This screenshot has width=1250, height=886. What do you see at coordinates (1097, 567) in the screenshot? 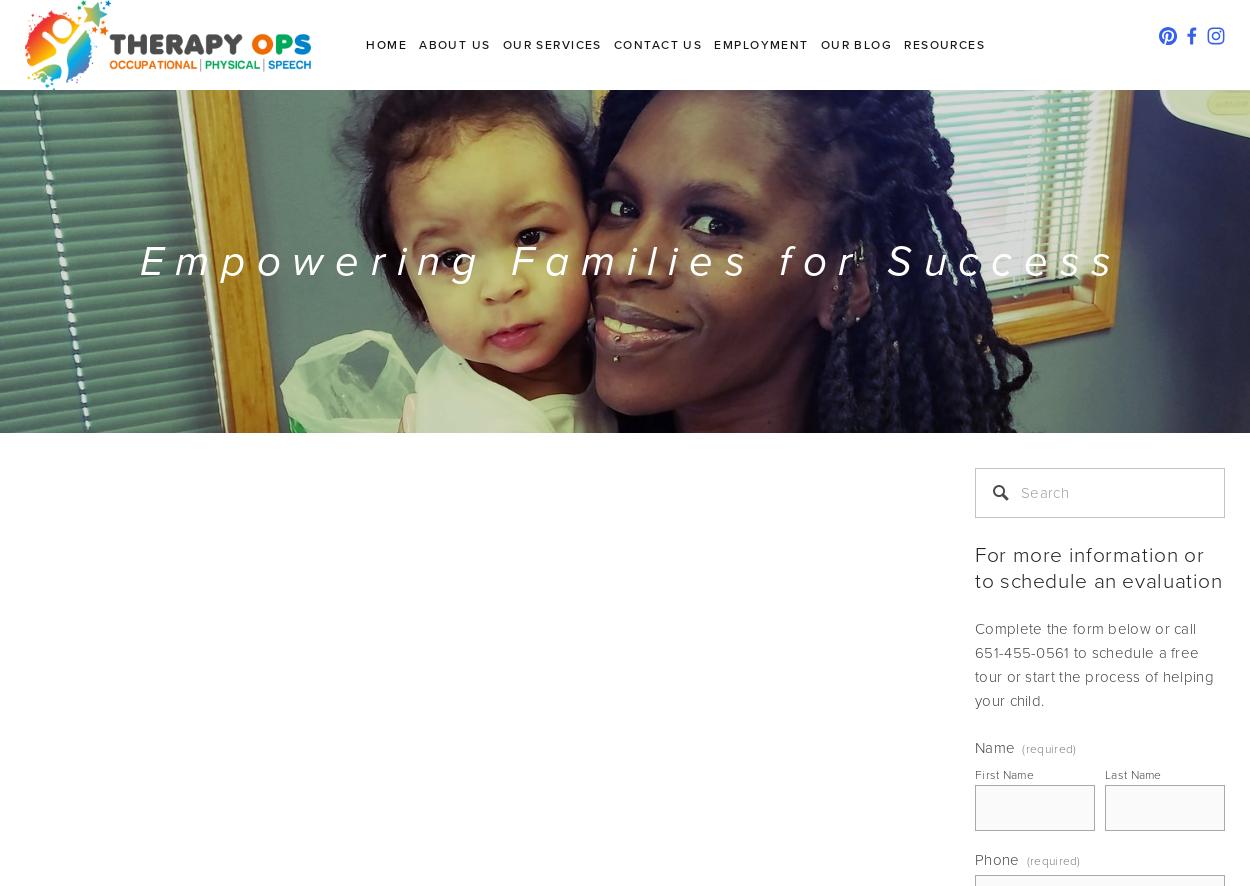
I see `'For more information or to schedule an evaluation'` at bounding box center [1097, 567].